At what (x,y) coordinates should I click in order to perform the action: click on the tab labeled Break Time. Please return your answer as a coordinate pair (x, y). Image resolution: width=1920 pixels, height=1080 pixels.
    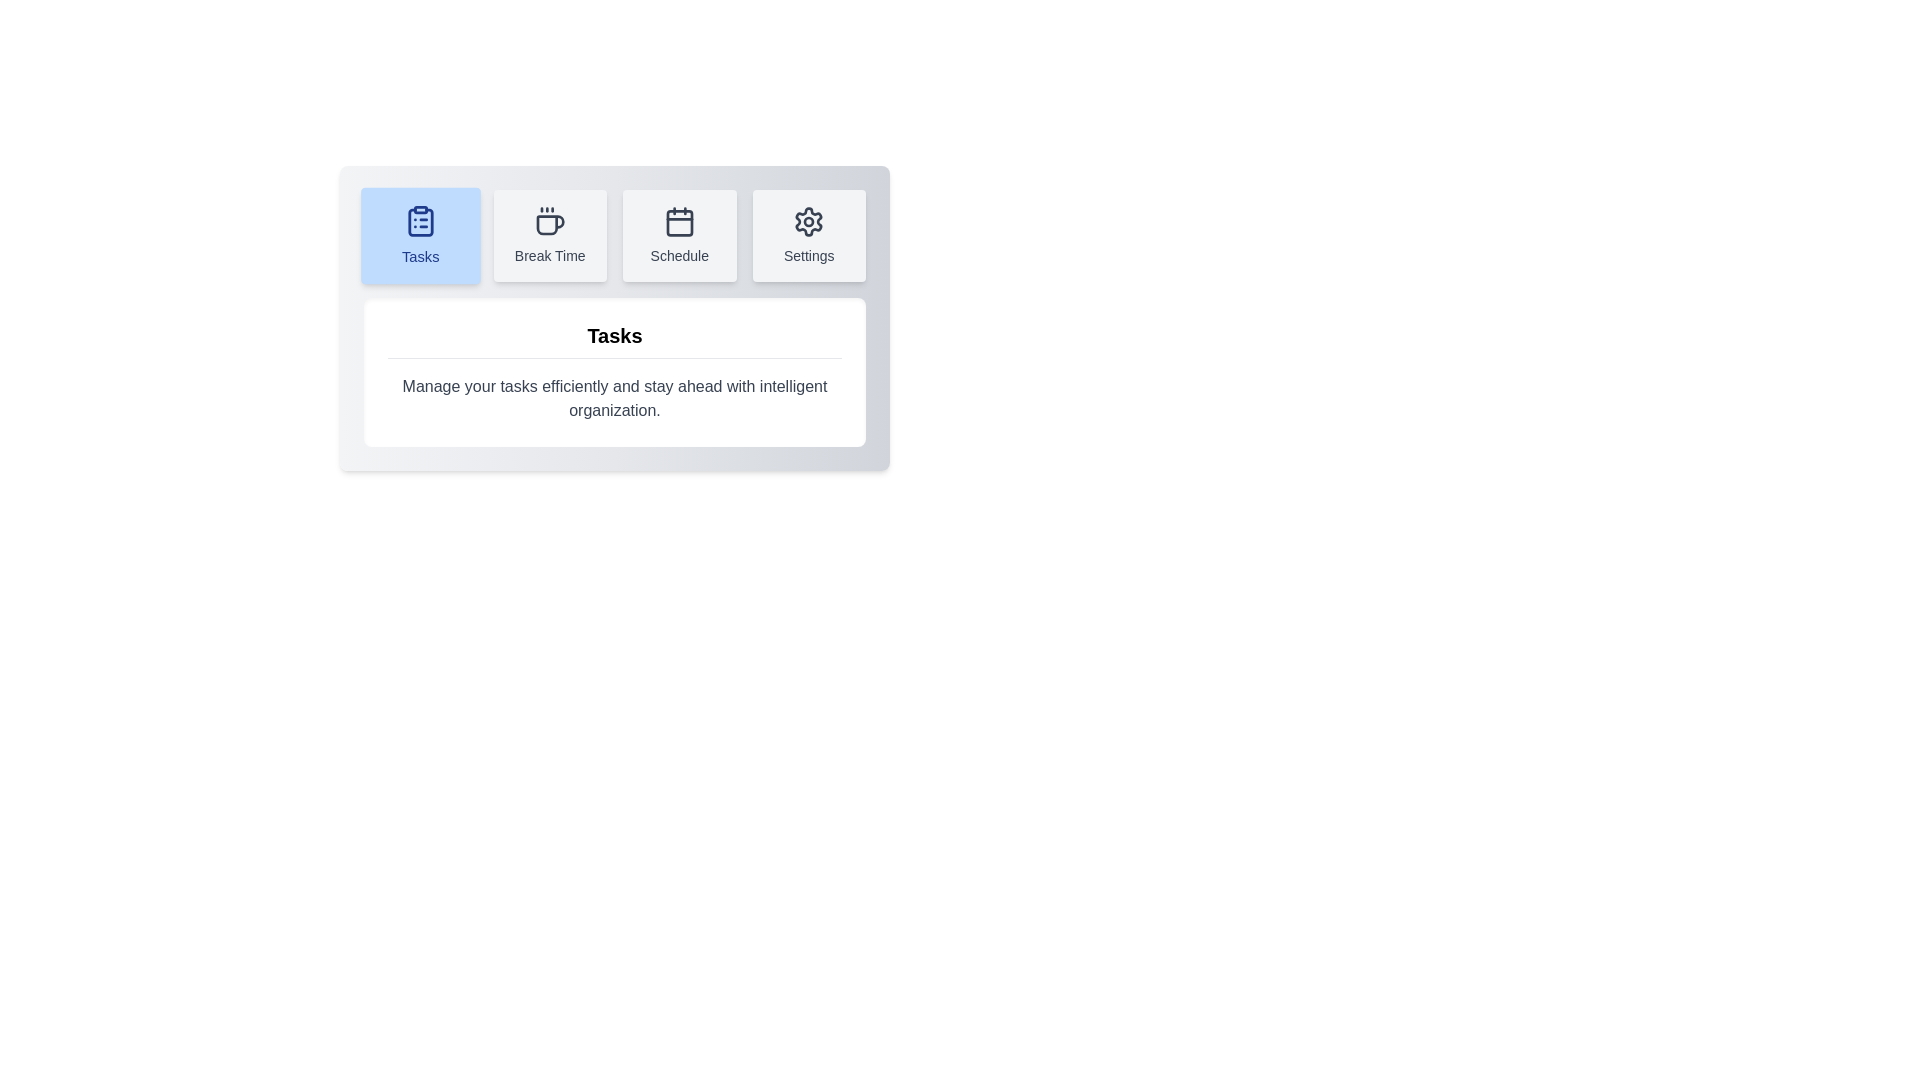
    Looking at the image, I should click on (550, 234).